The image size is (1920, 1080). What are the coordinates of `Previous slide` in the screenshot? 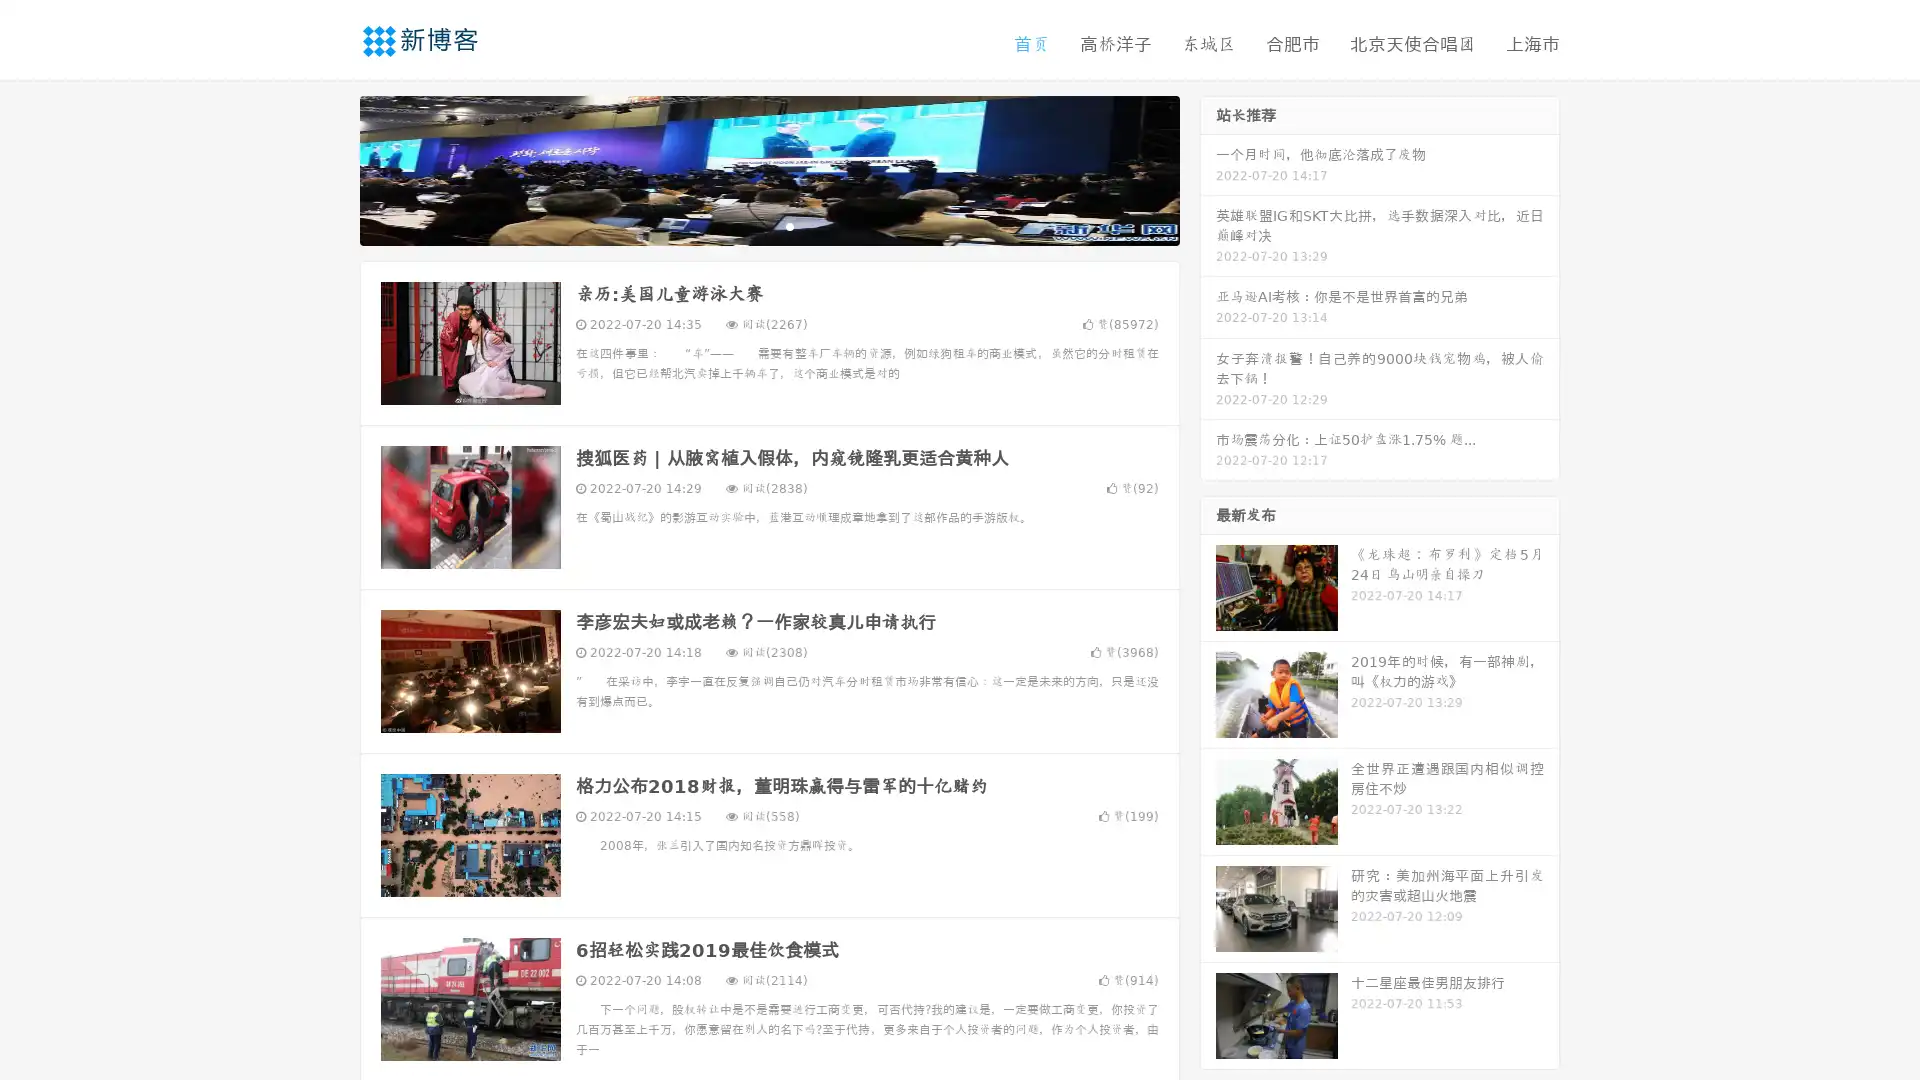 It's located at (330, 168).